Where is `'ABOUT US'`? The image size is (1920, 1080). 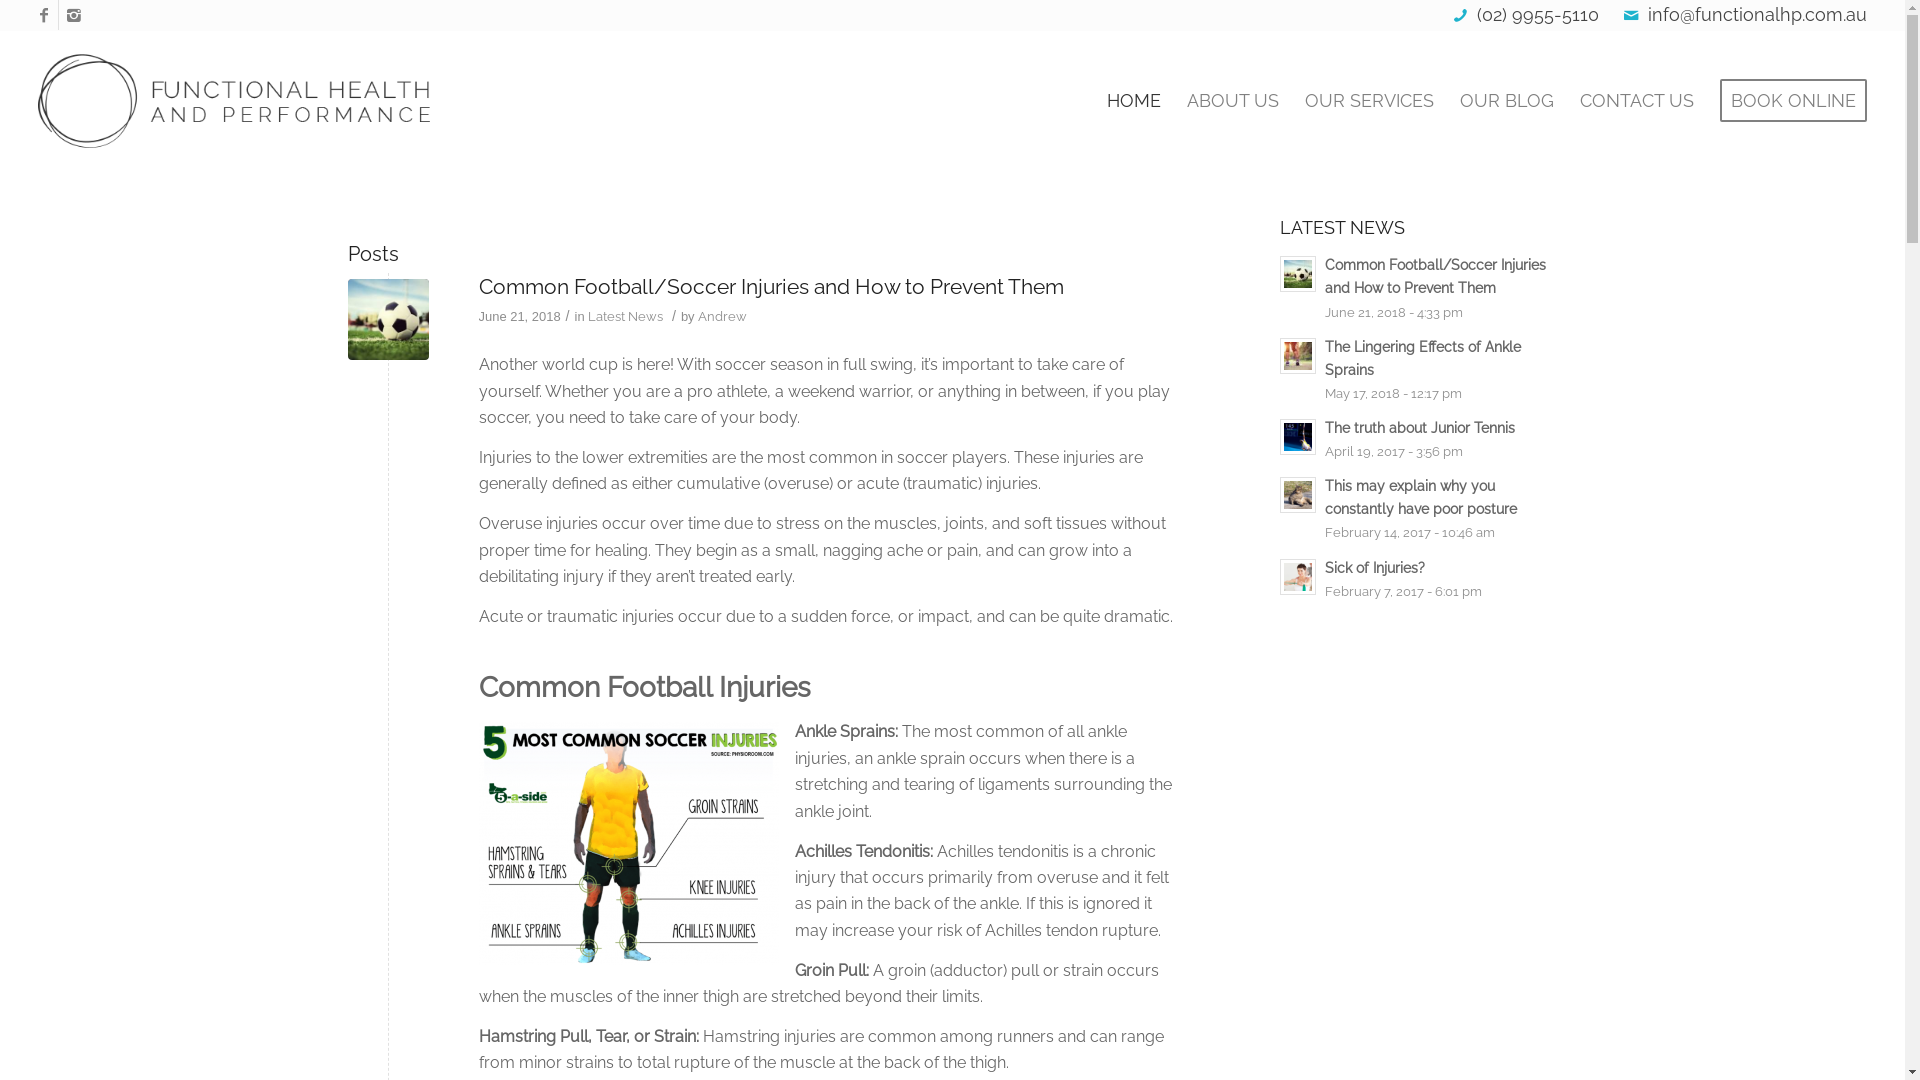 'ABOUT US' is located at coordinates (1232, 100).